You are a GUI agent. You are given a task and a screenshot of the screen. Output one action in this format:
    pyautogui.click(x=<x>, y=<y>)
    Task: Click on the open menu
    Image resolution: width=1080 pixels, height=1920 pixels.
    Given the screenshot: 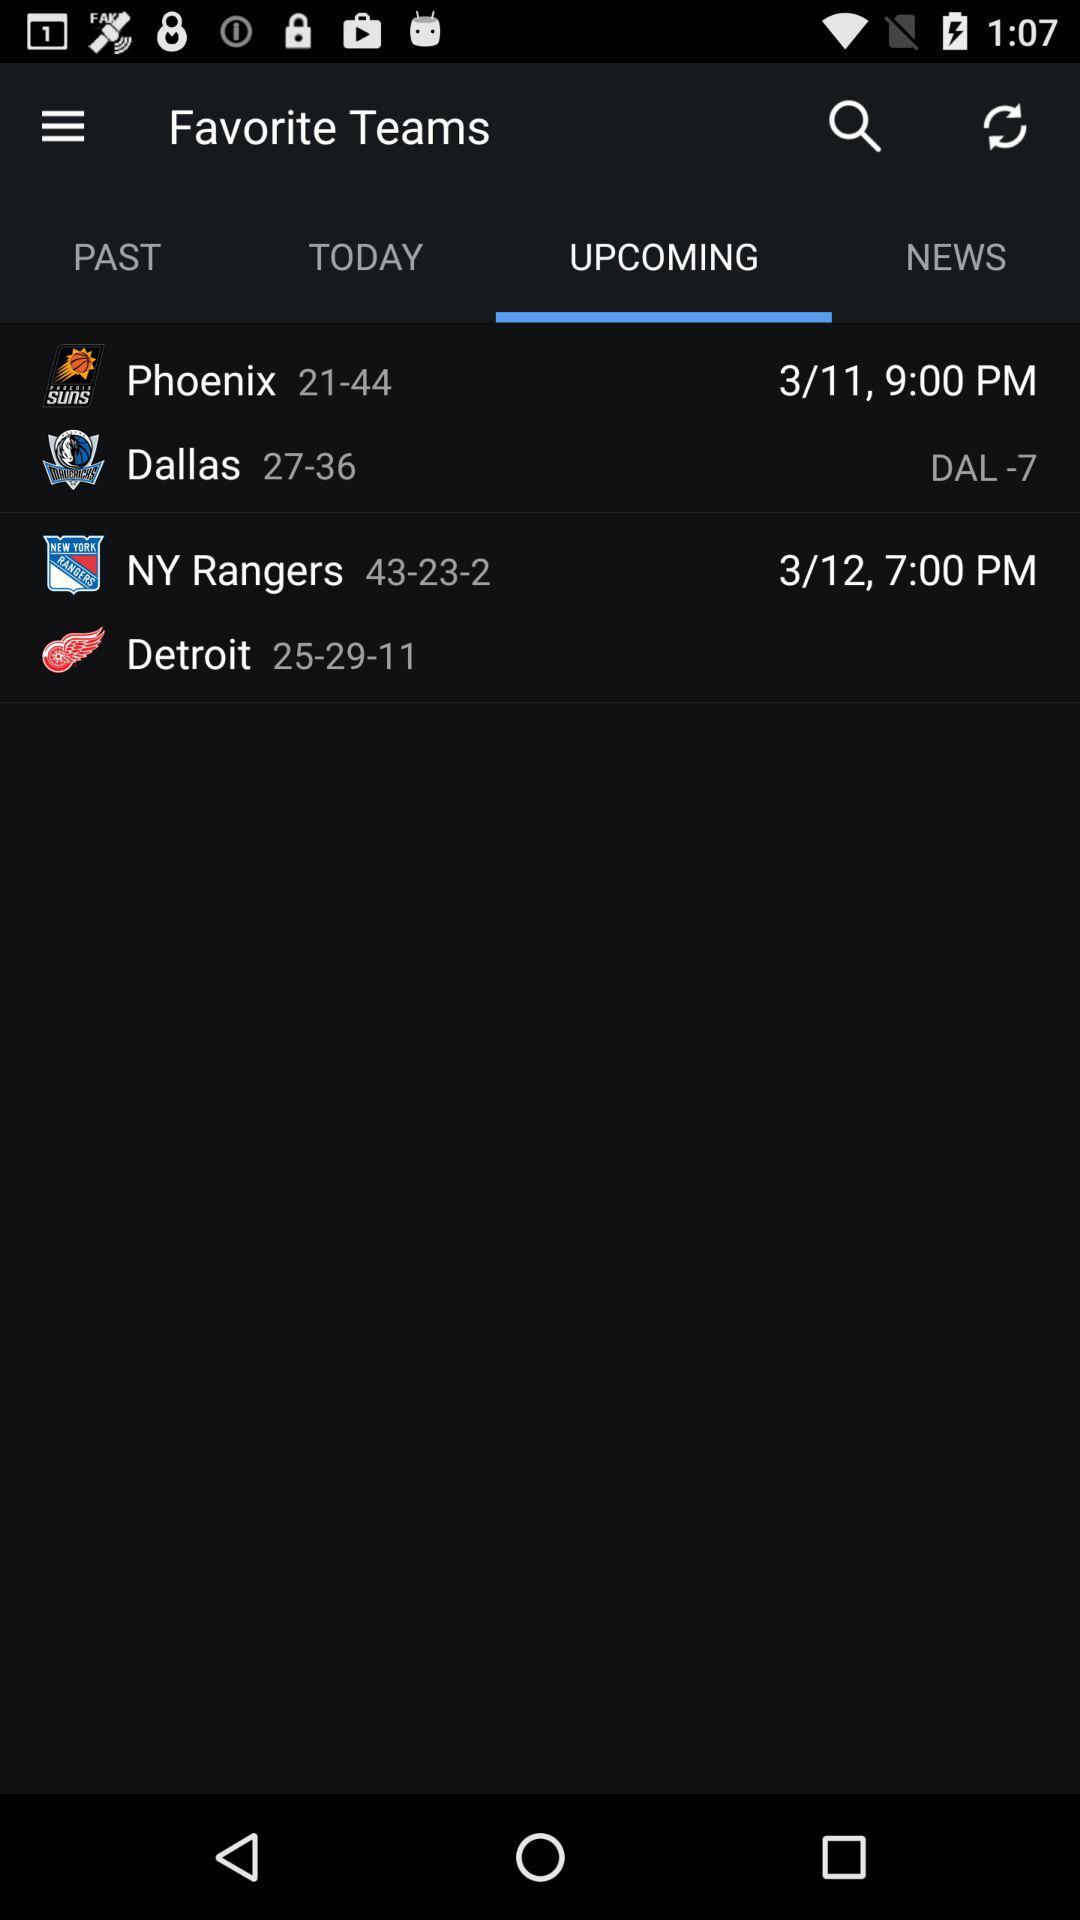 What is the action you would take?
    pyautogui.click(x=61, y=124)
    